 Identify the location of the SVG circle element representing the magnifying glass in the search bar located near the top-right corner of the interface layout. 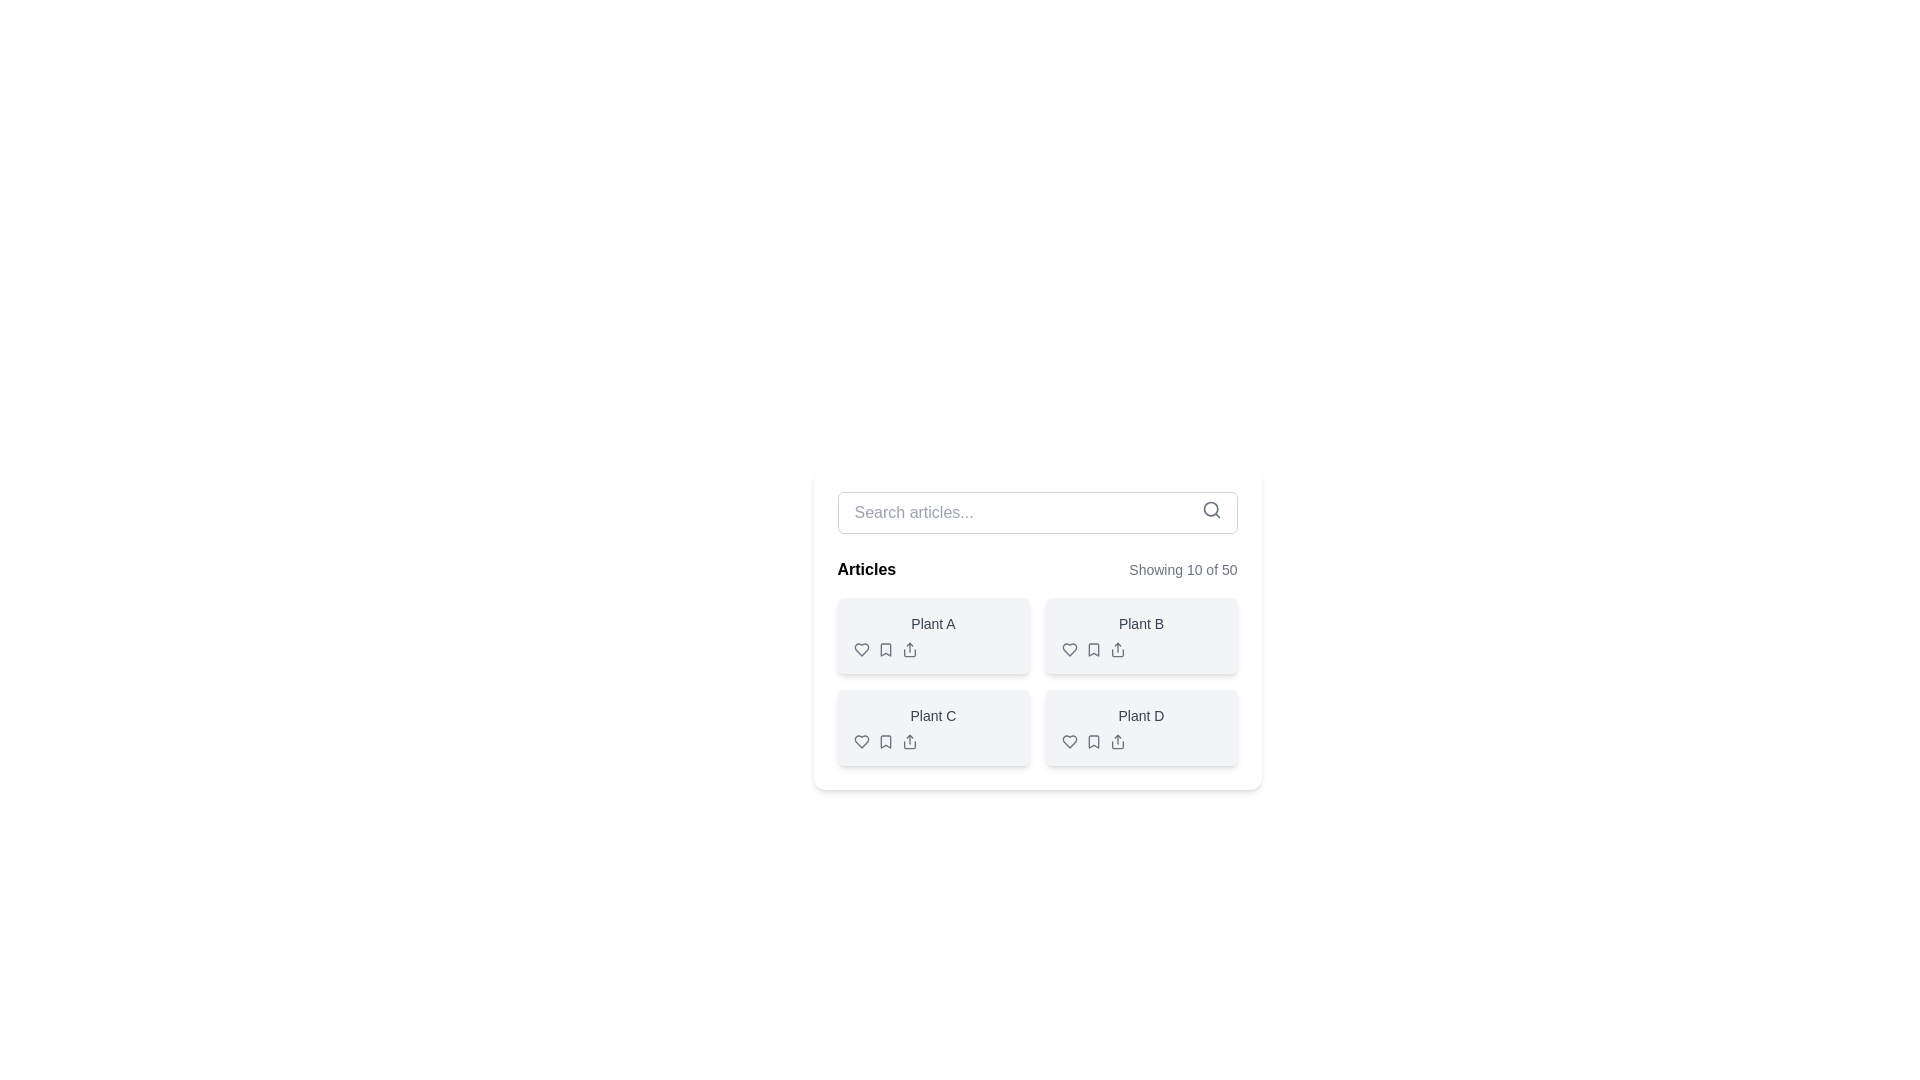
(1209, 508).